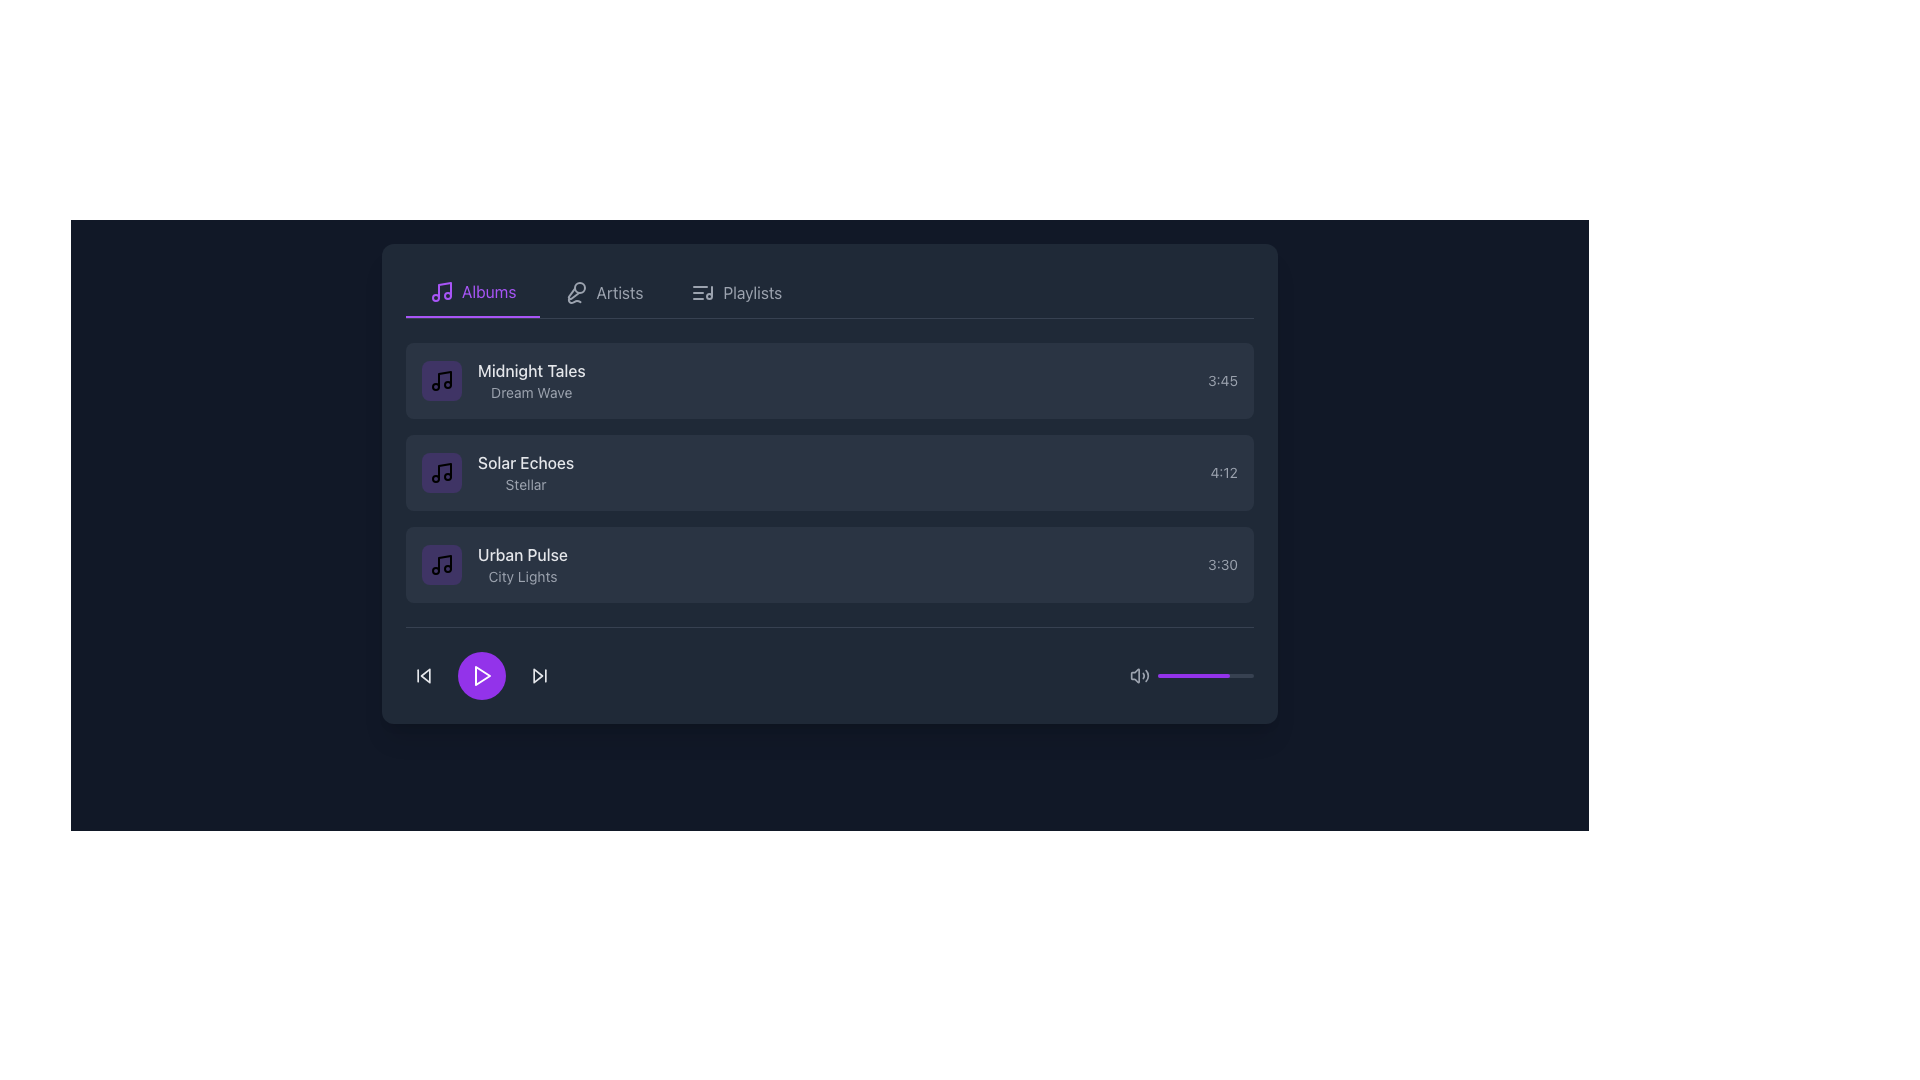 This screenshot has height=1080, width=1920. I want to click on the second card, so click(830, 473).